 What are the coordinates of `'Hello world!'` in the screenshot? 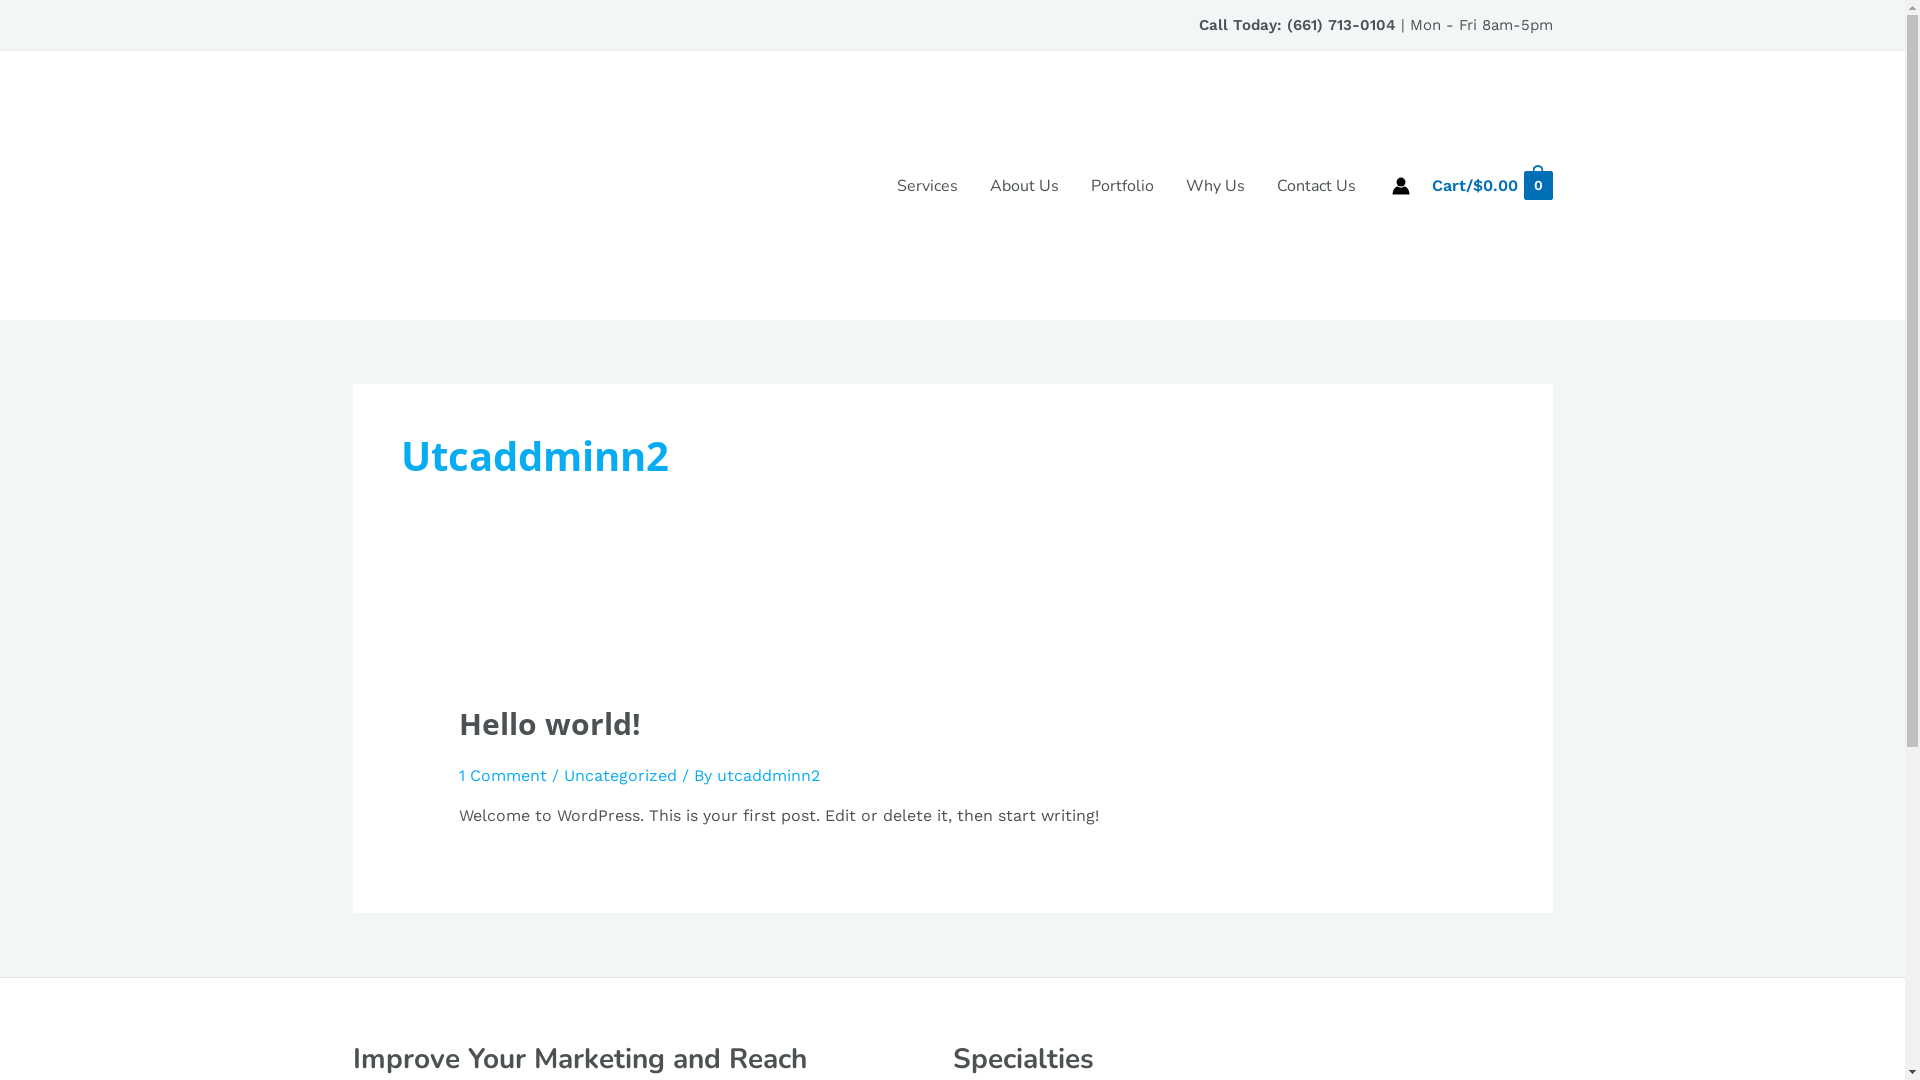 It's located at (550, 723).